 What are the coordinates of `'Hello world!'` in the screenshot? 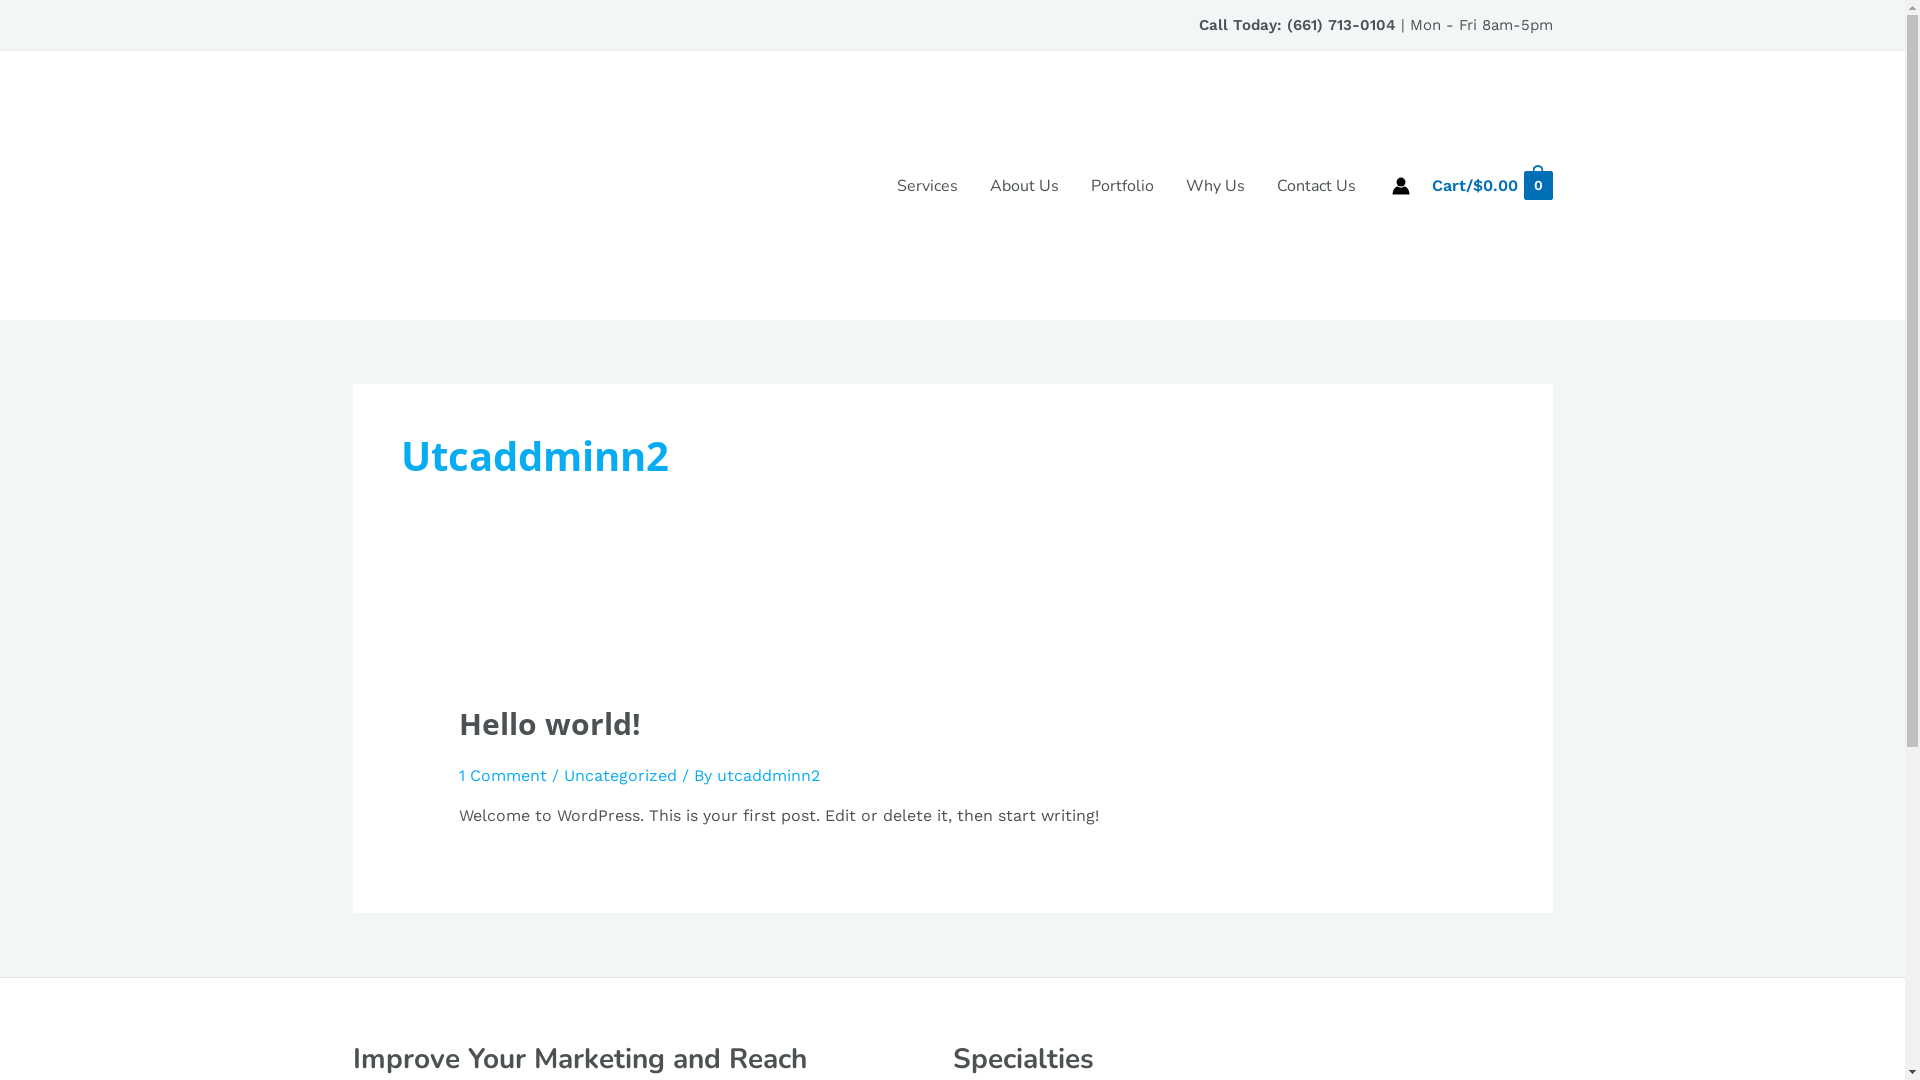 It's located at (550, 723).